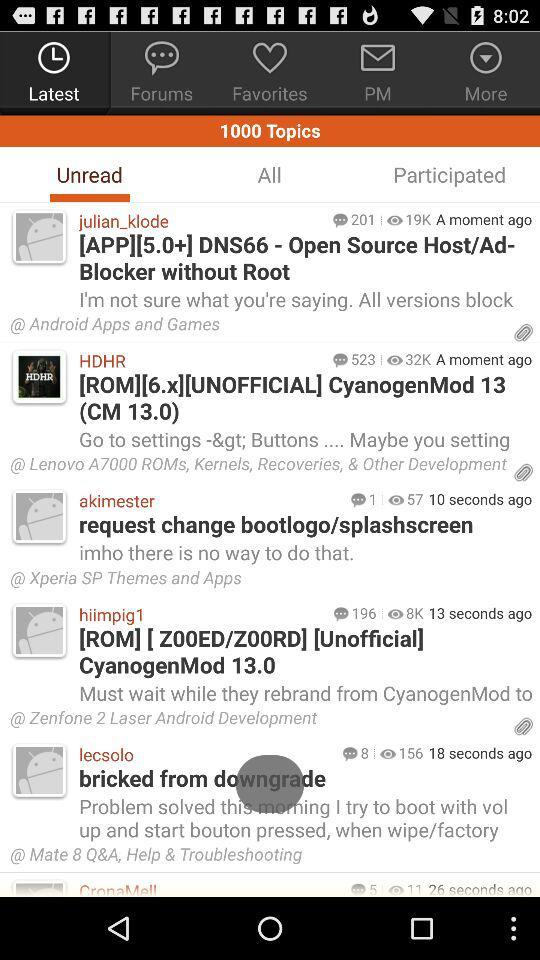 The height and width of the screenshot is (960, 540). I want to click on the icon next to a moment ago icon, so click(417, 359).